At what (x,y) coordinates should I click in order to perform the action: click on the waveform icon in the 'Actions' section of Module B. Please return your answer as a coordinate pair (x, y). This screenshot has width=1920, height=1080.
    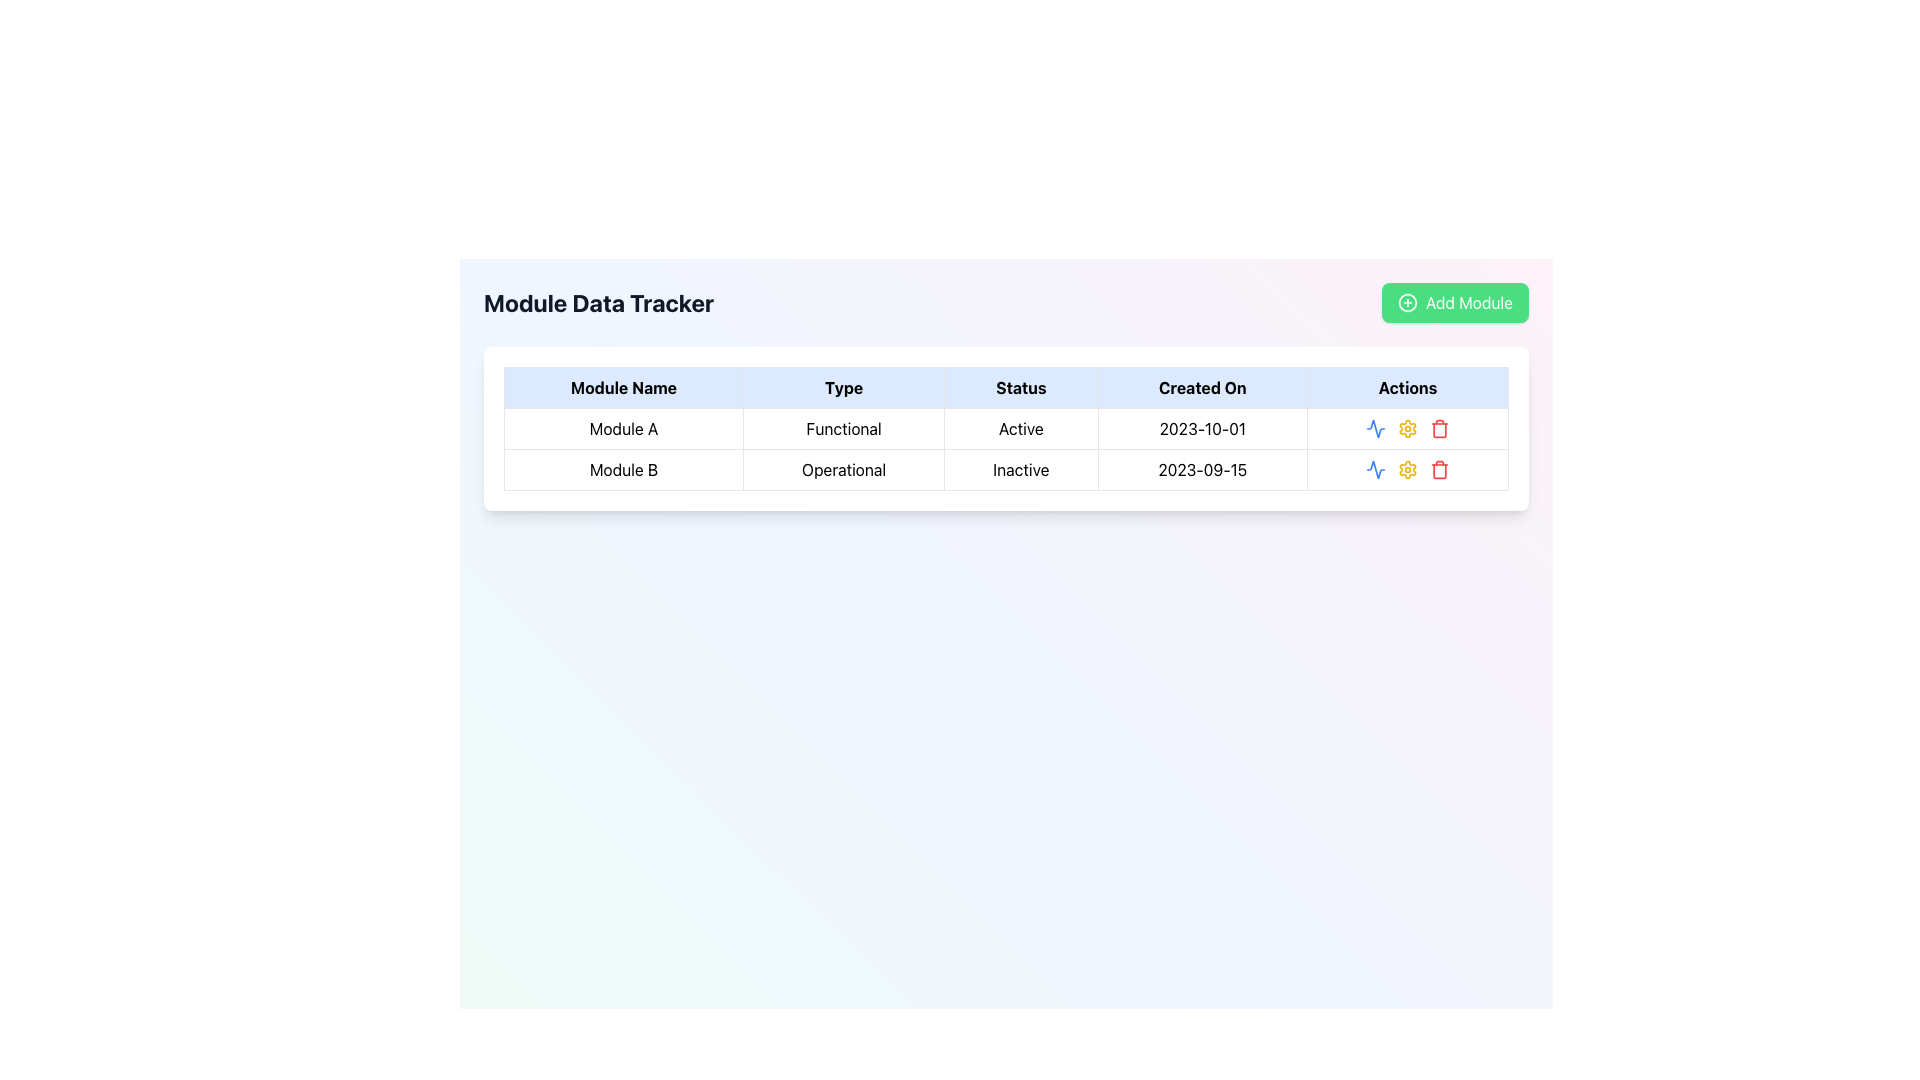
    Looking at the image, I should click on (1375, 427).